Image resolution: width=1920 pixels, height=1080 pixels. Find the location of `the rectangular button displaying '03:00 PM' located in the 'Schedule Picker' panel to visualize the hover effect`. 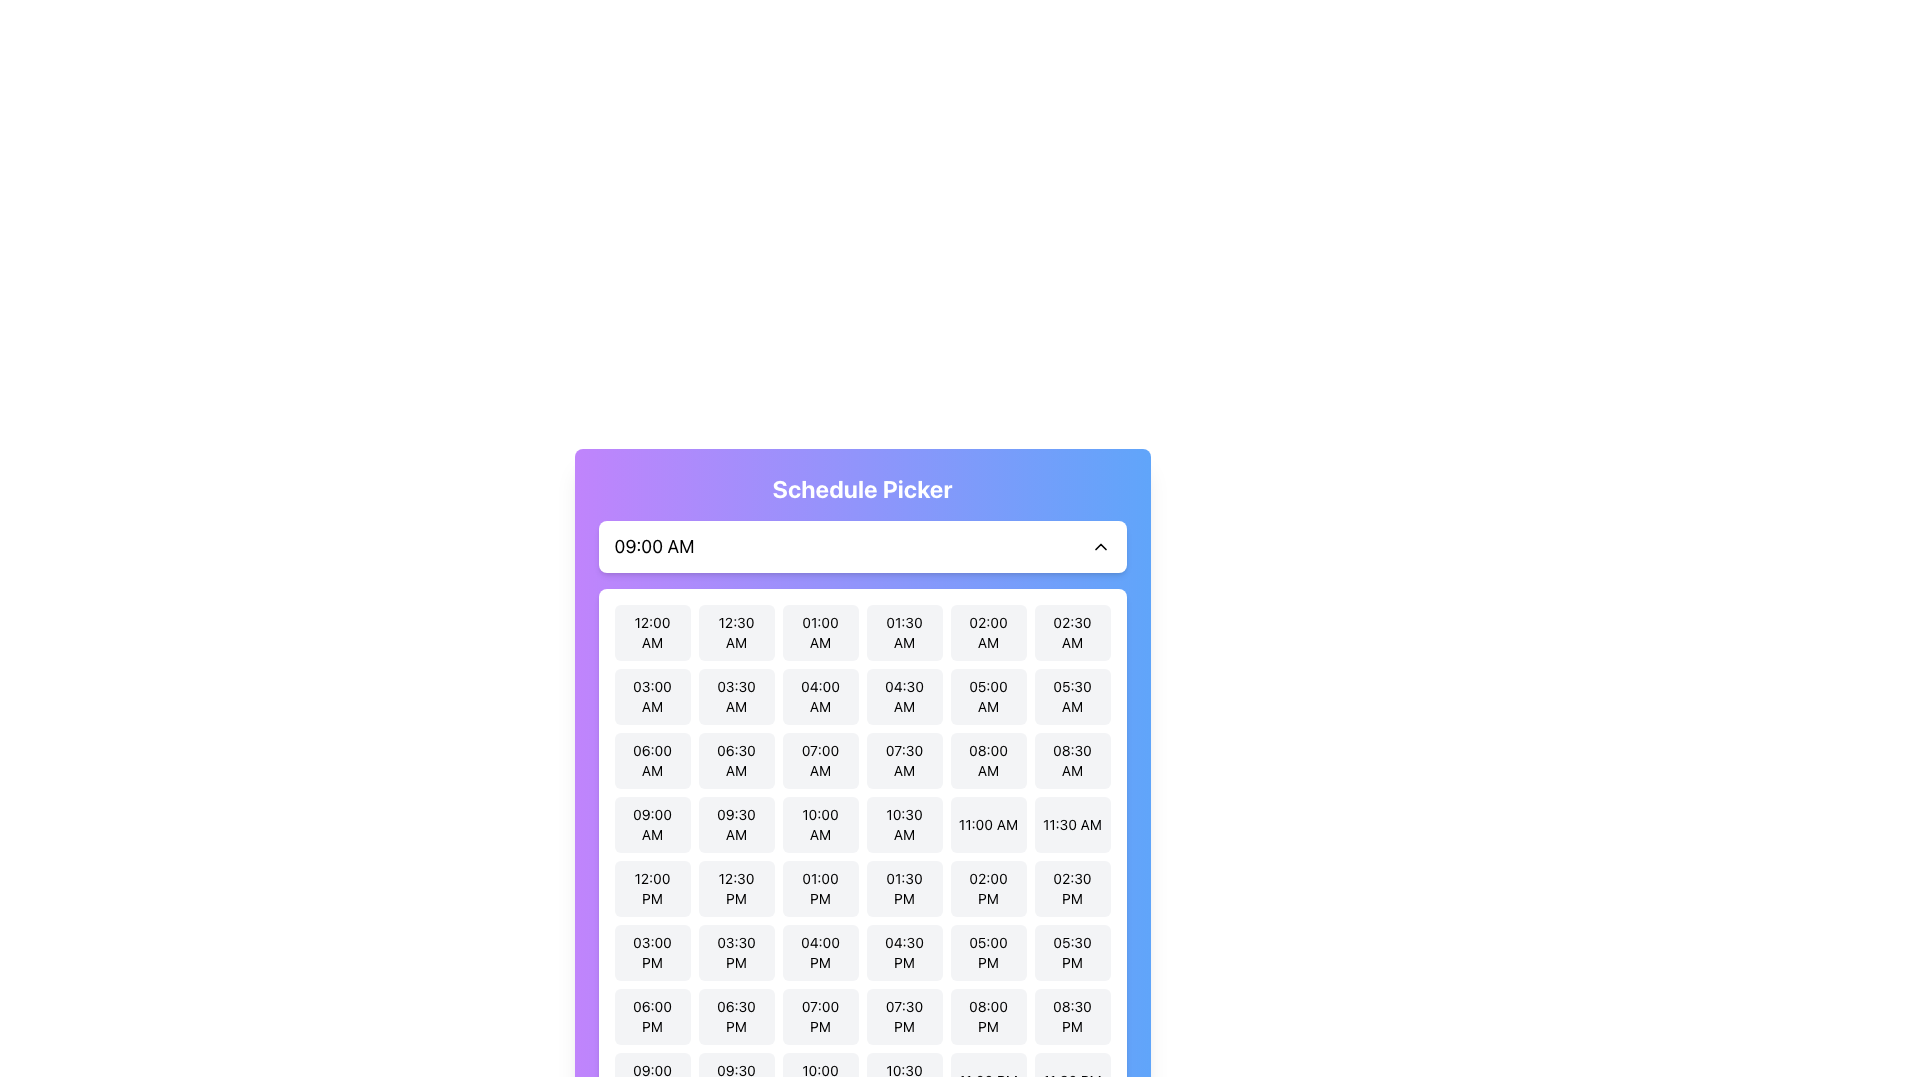

the rectangular button displaying '03:00 PM' located in the 'Schedule Picker' panel to visualize the hover effect is located at coordinates (652, 951).